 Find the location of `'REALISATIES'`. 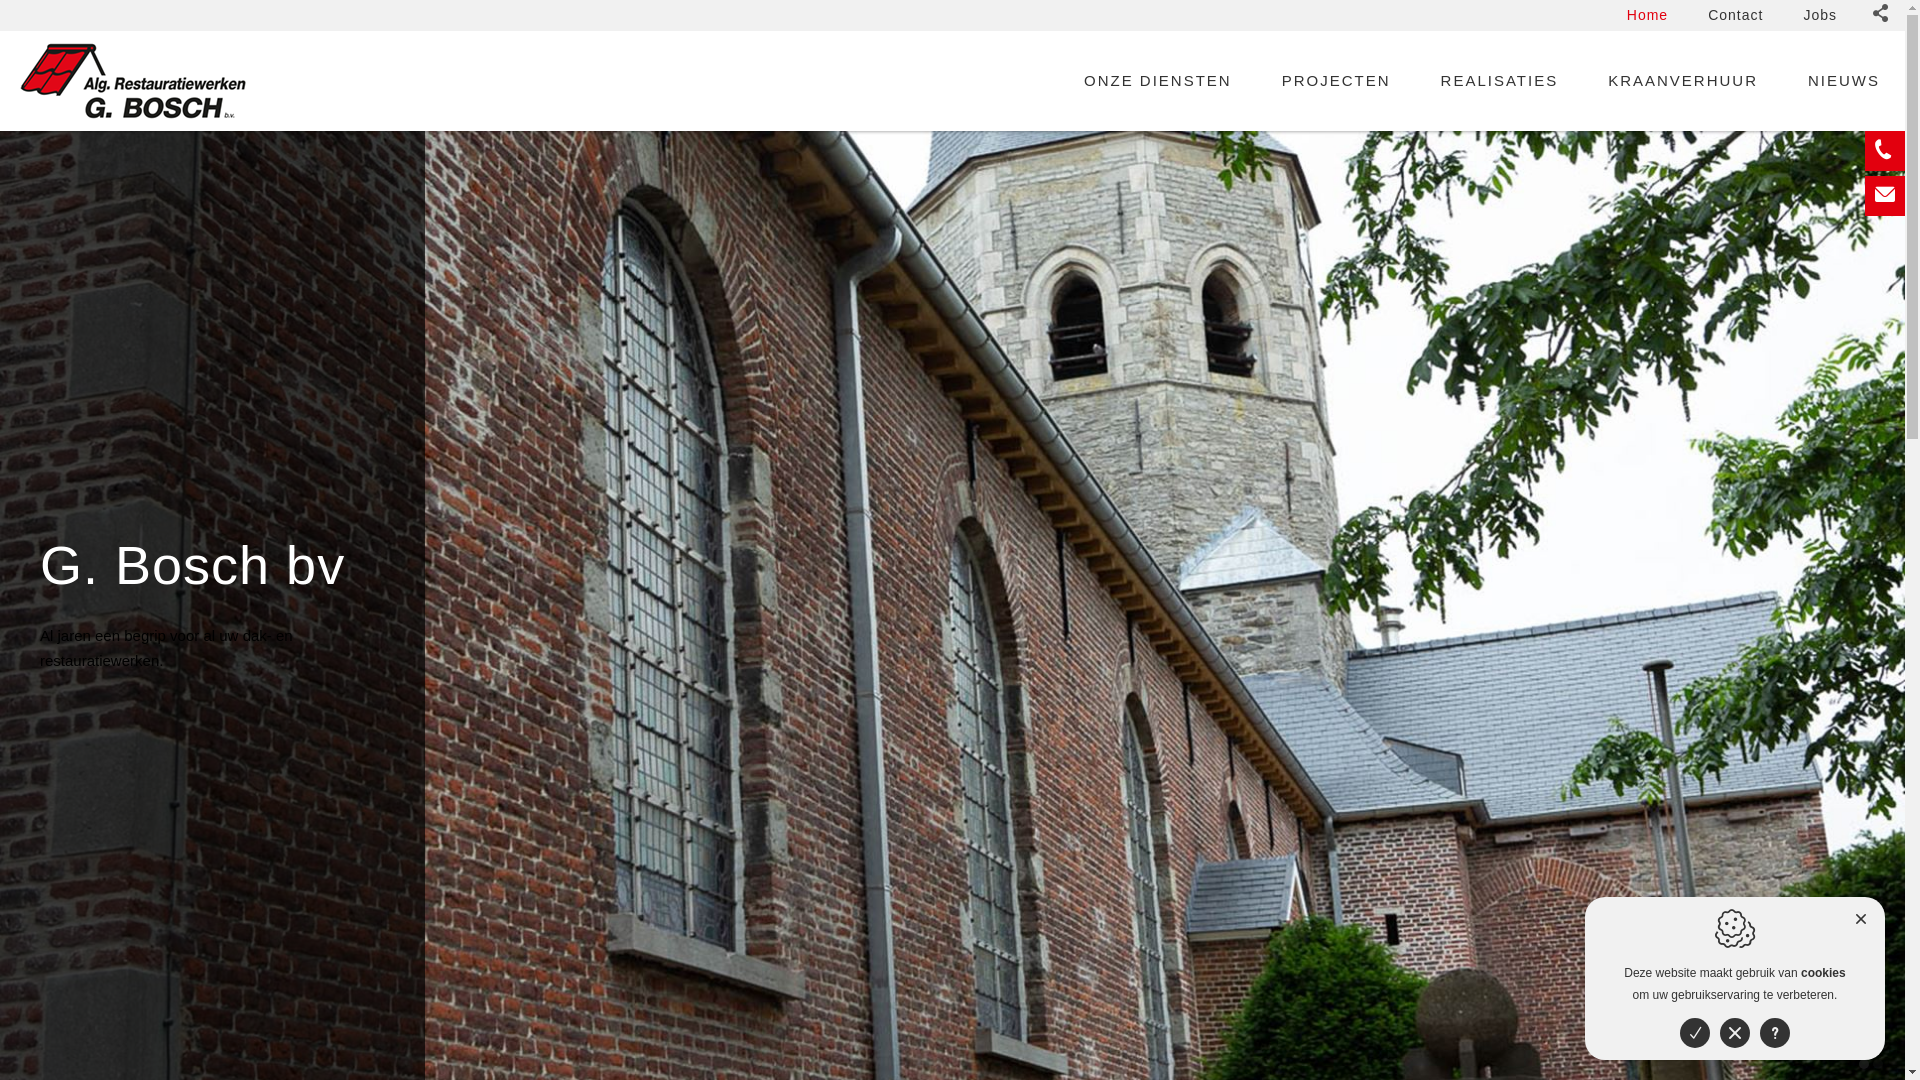

'REALISATIES' is located at coordinates (1429, 80).